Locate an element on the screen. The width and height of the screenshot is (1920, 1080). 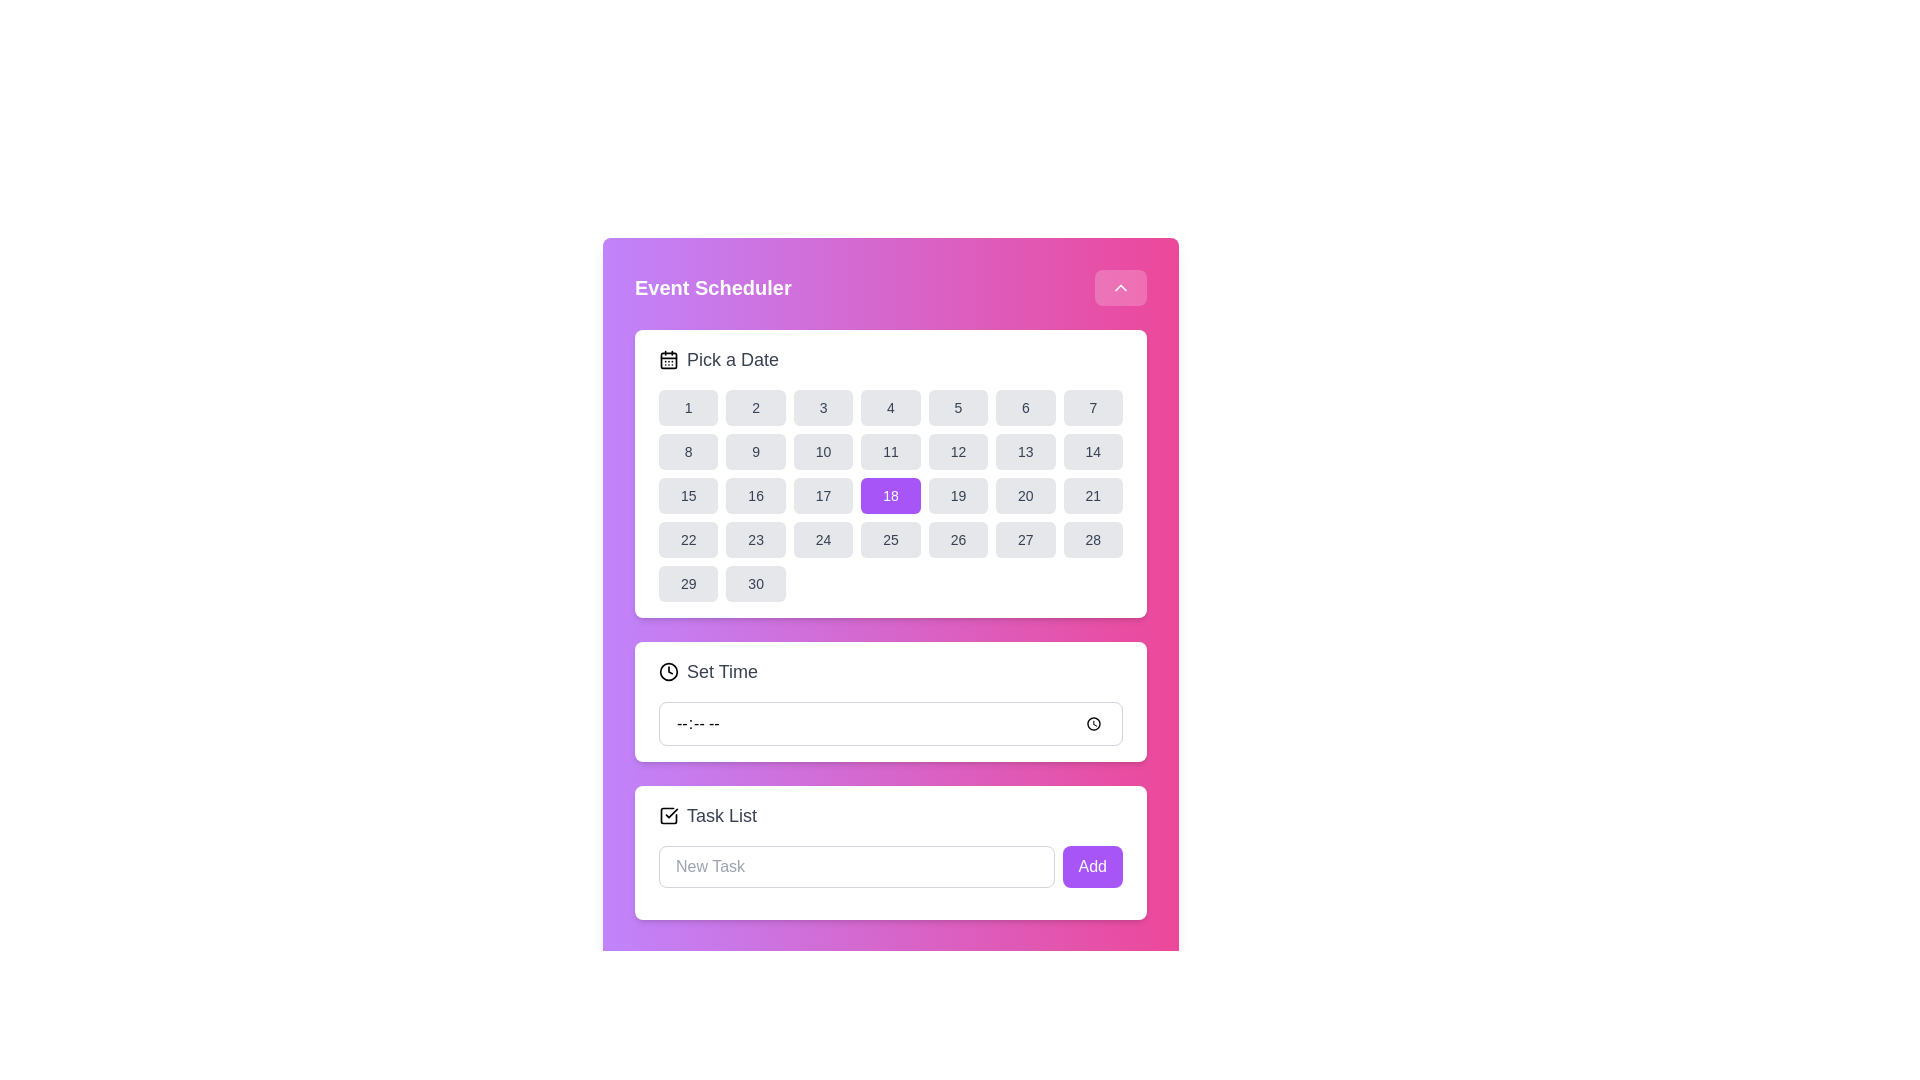
the time is located at coordinates (890, 724).